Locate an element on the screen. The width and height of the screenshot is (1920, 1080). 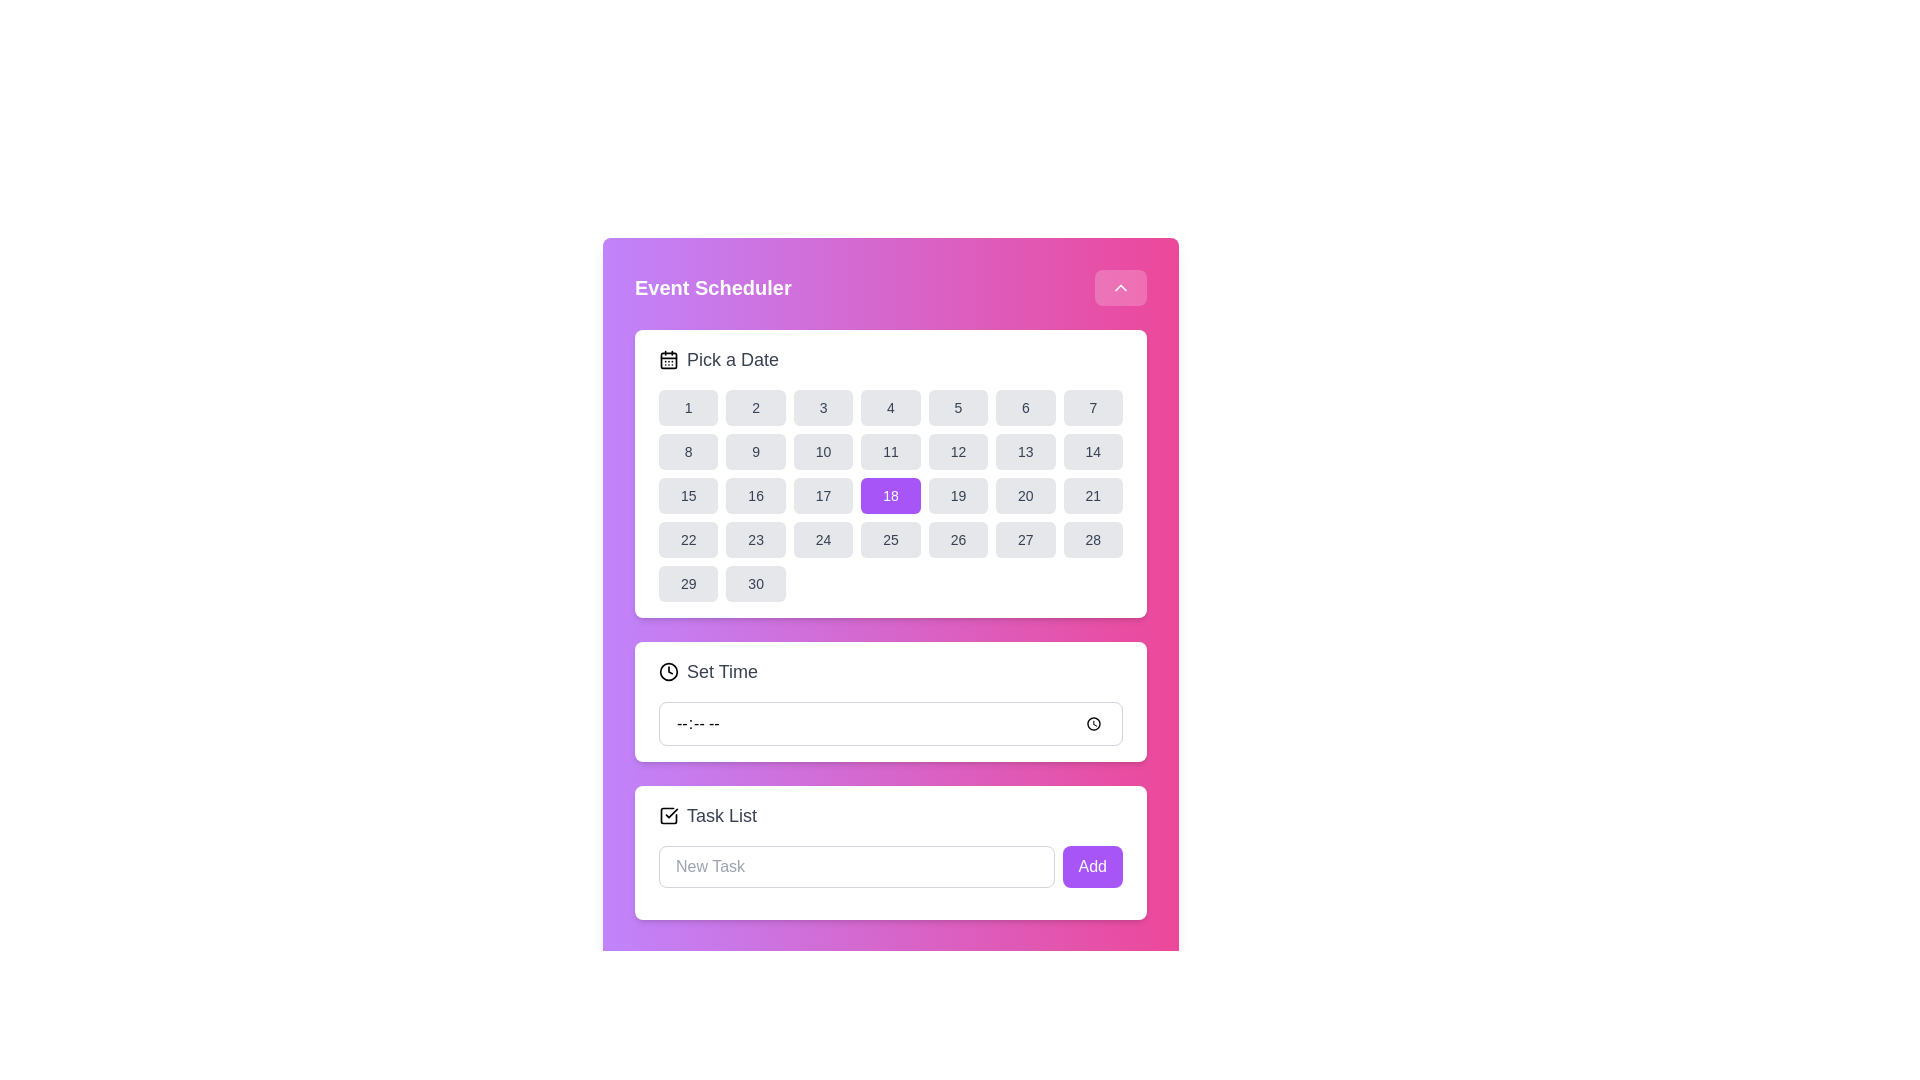
the time is located at coordinates (890, 724).